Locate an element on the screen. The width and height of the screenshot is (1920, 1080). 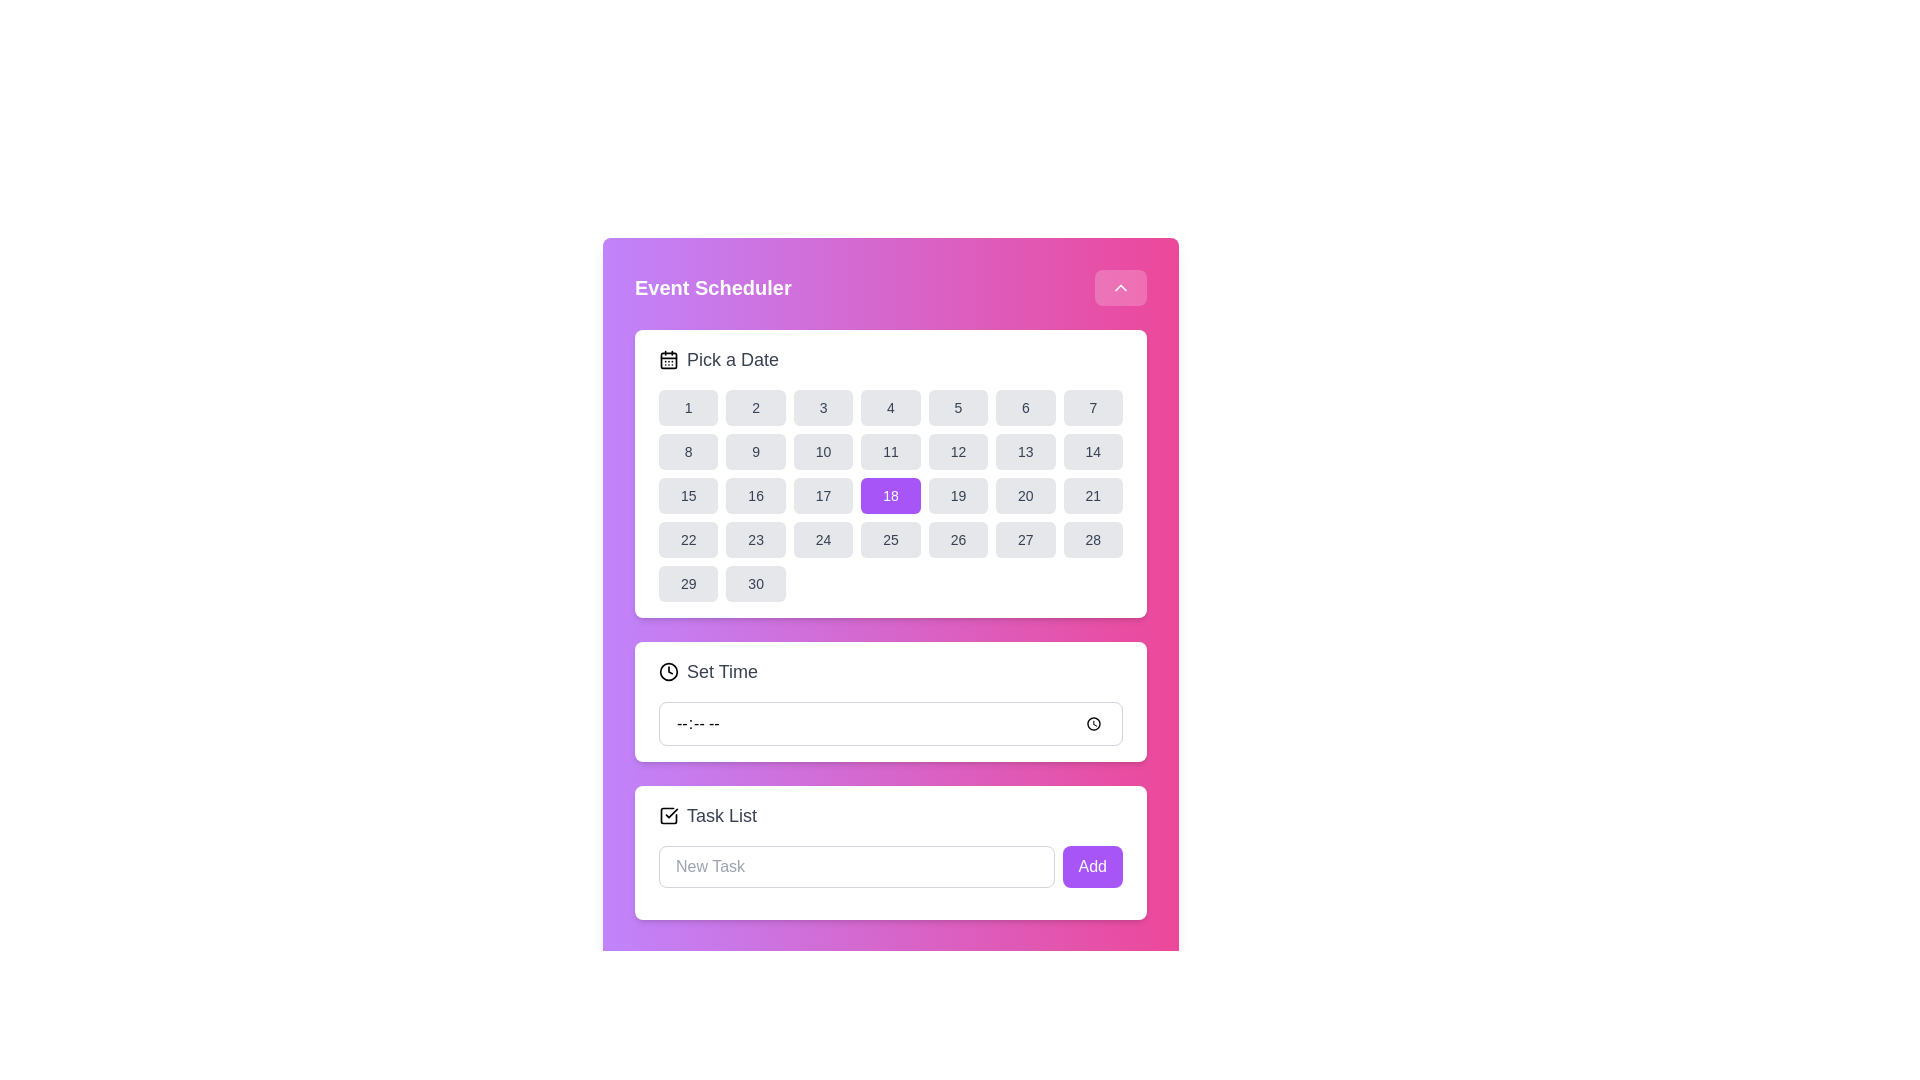
the time is located at coordinates (890, 724).